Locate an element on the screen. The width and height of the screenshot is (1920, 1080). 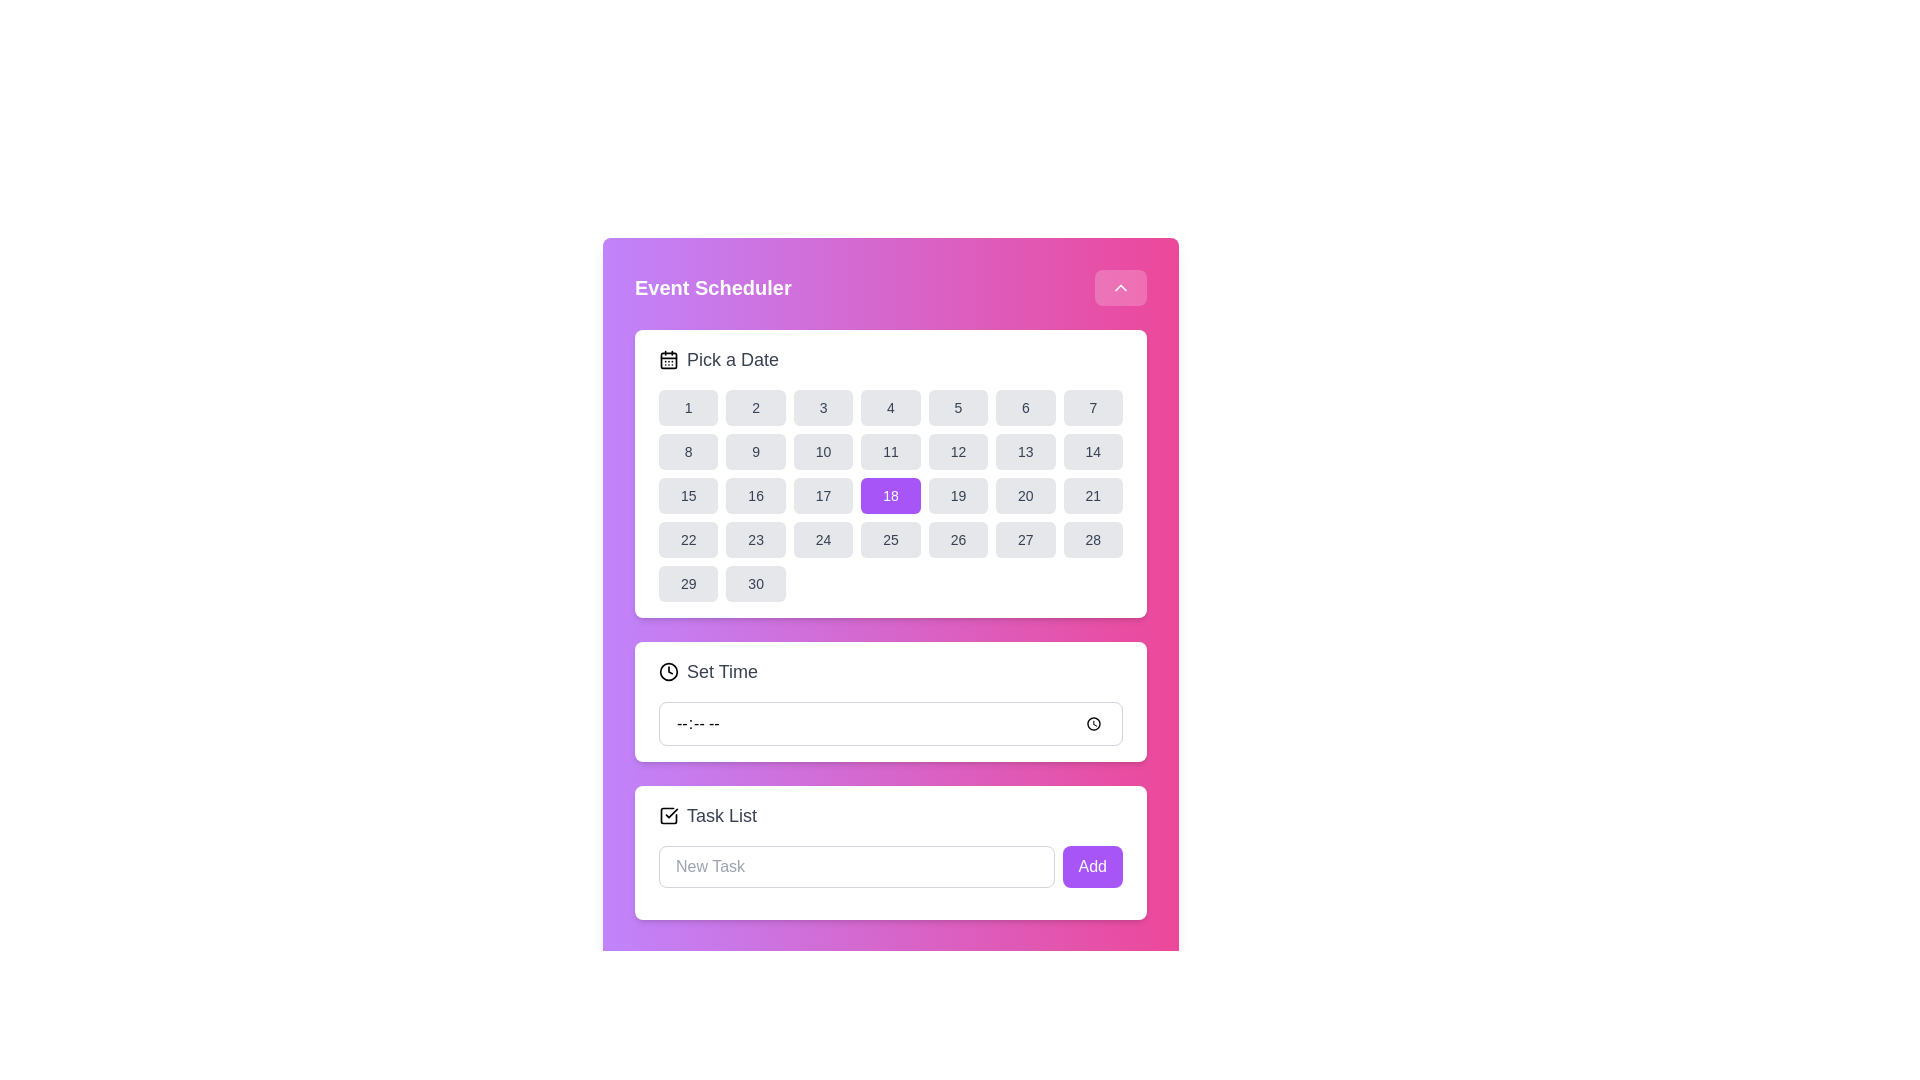
the time is located at coordinates (890, 724).